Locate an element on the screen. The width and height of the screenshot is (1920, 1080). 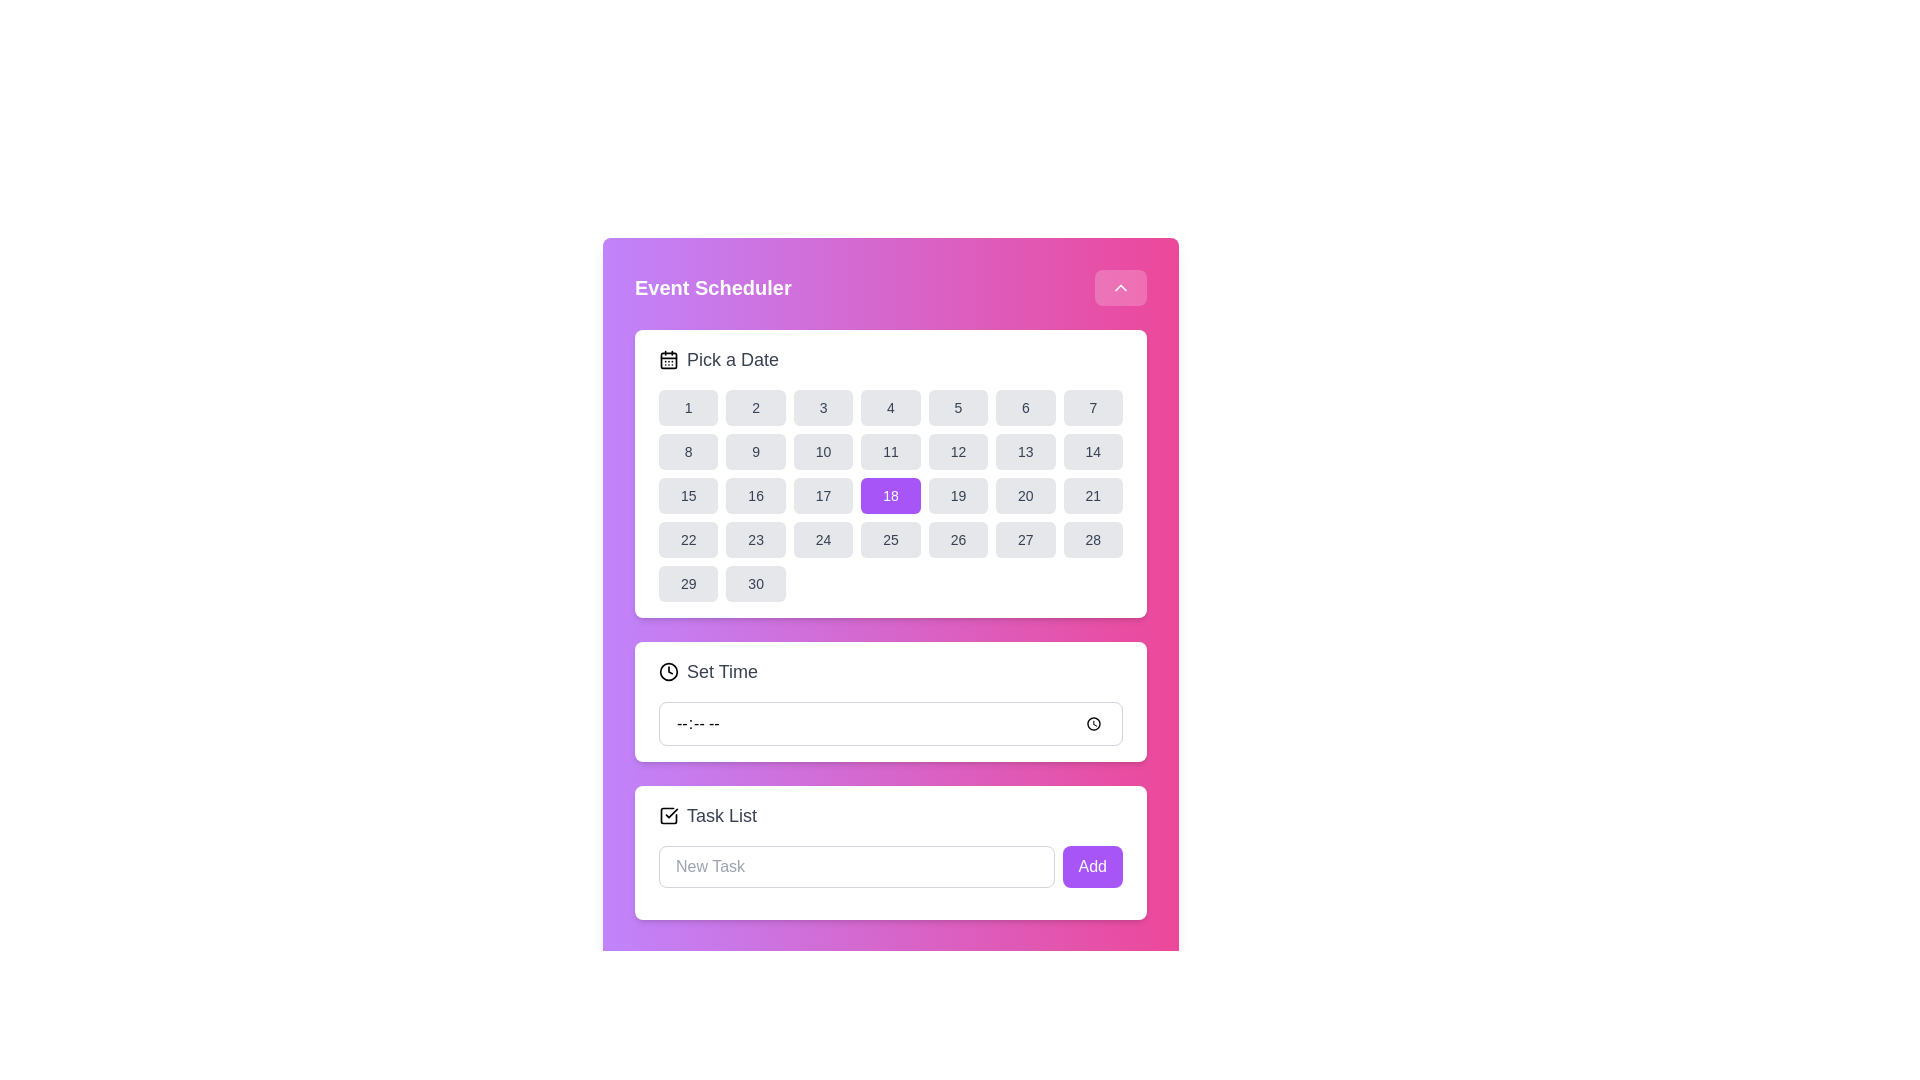
the time is located at coordinates (890, 724).